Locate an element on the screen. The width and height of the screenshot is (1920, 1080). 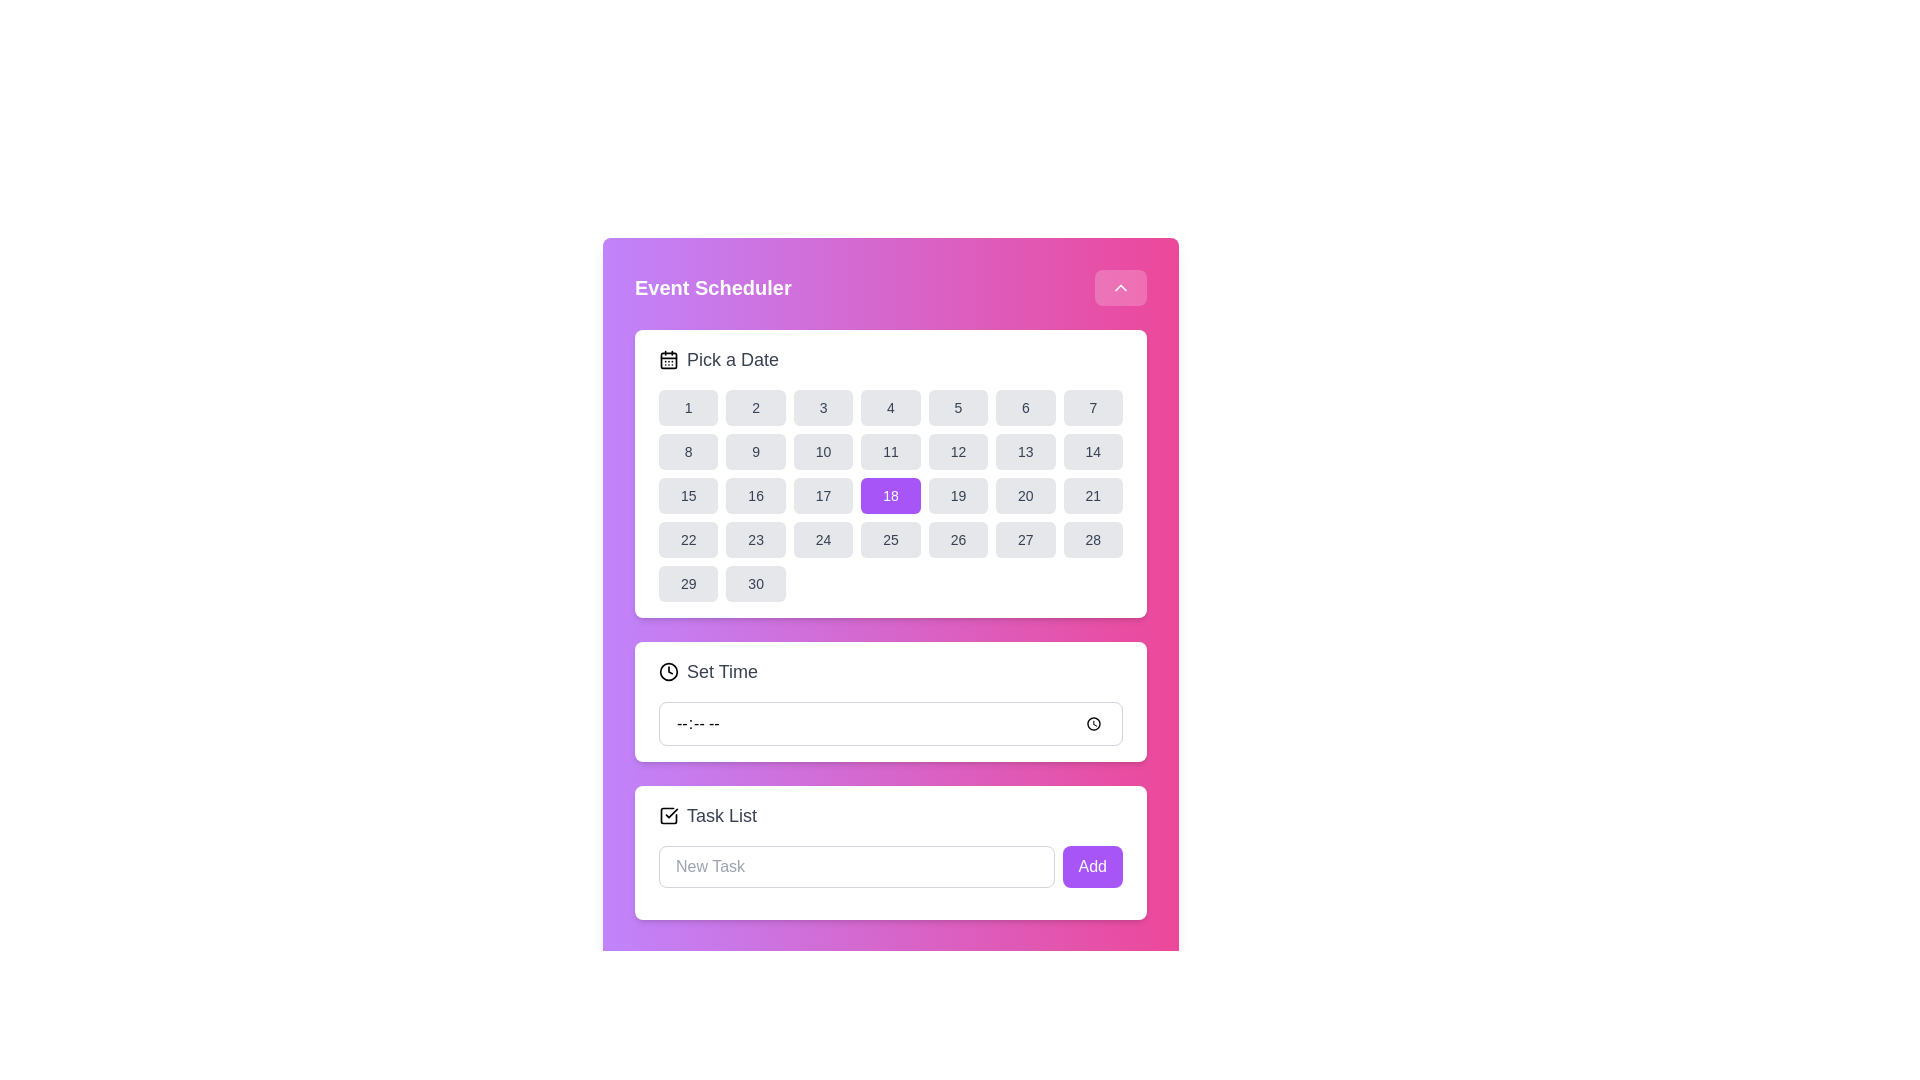
the time is located at coordinates (890, 724).